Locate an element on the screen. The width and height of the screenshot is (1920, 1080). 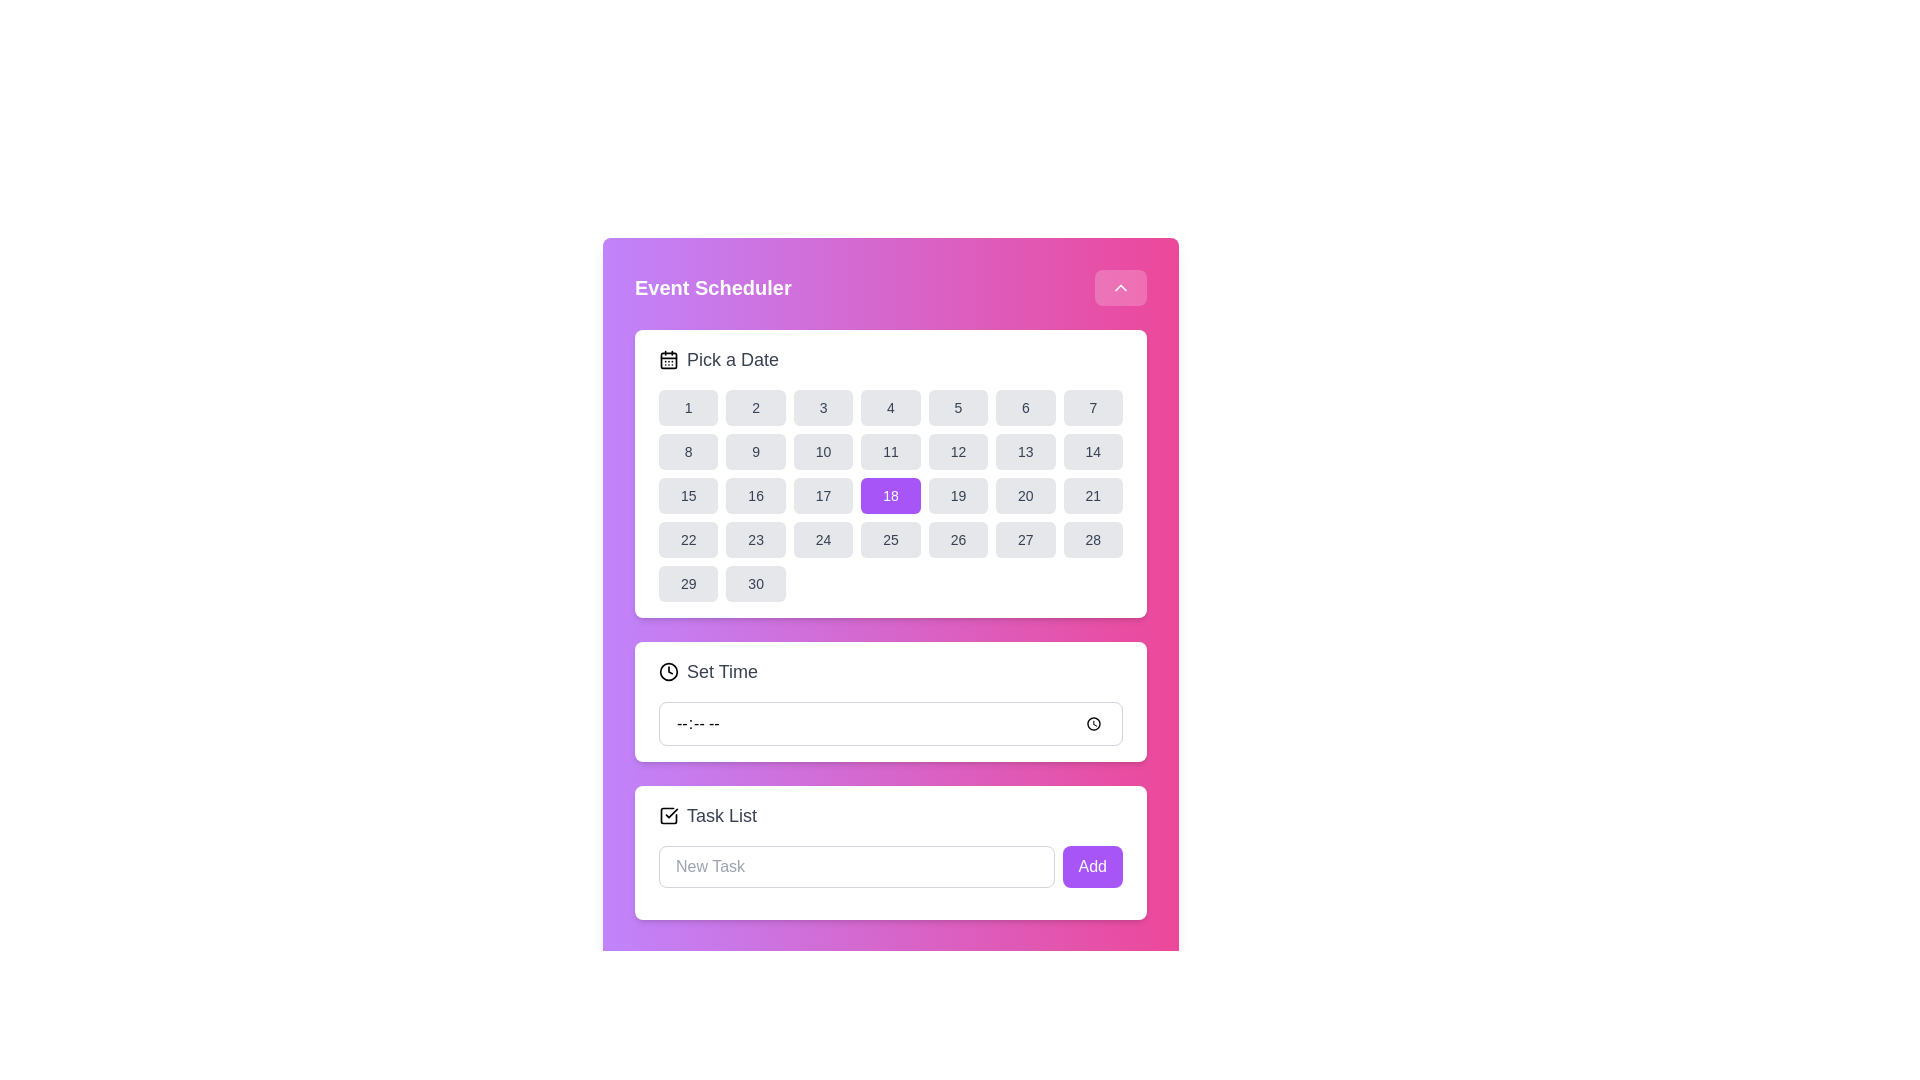
the time is located at coordinates (890, 724).